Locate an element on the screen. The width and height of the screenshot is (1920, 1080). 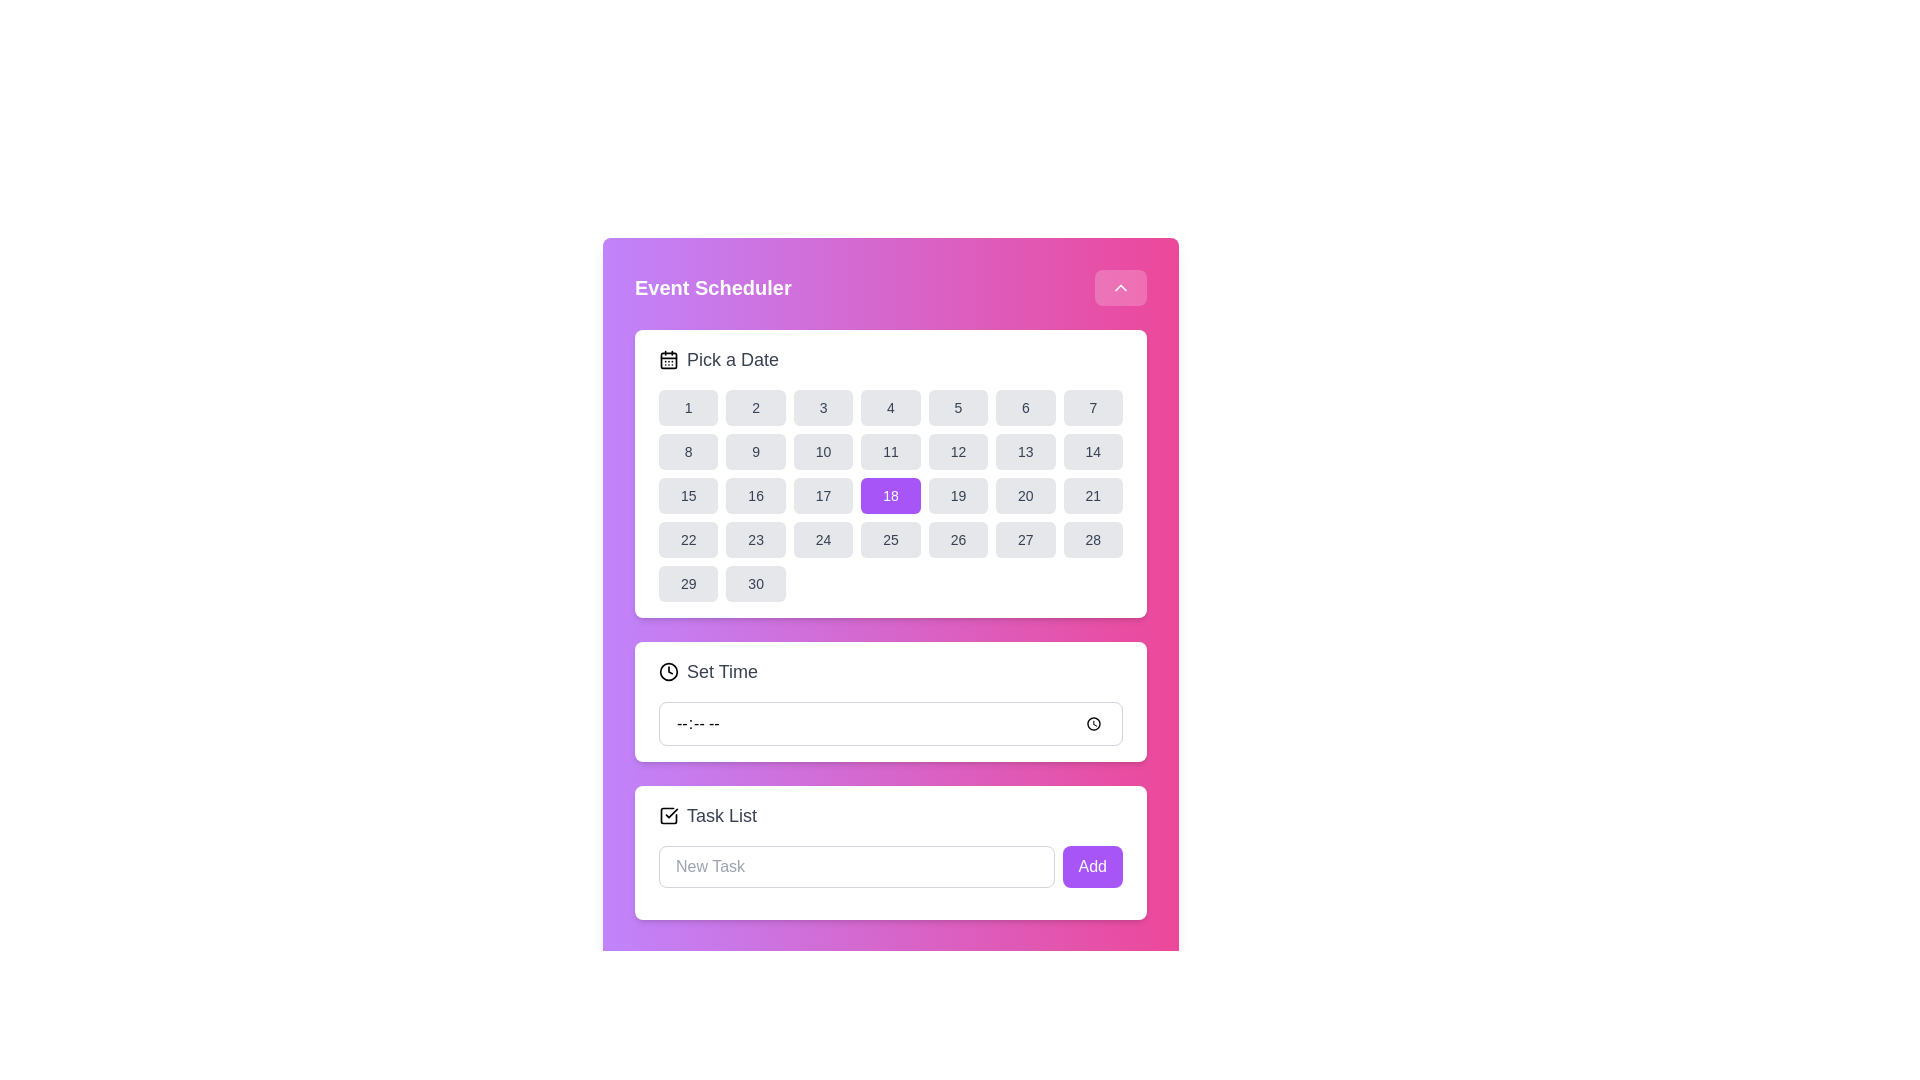
the time is located at coordinates (890, 724).